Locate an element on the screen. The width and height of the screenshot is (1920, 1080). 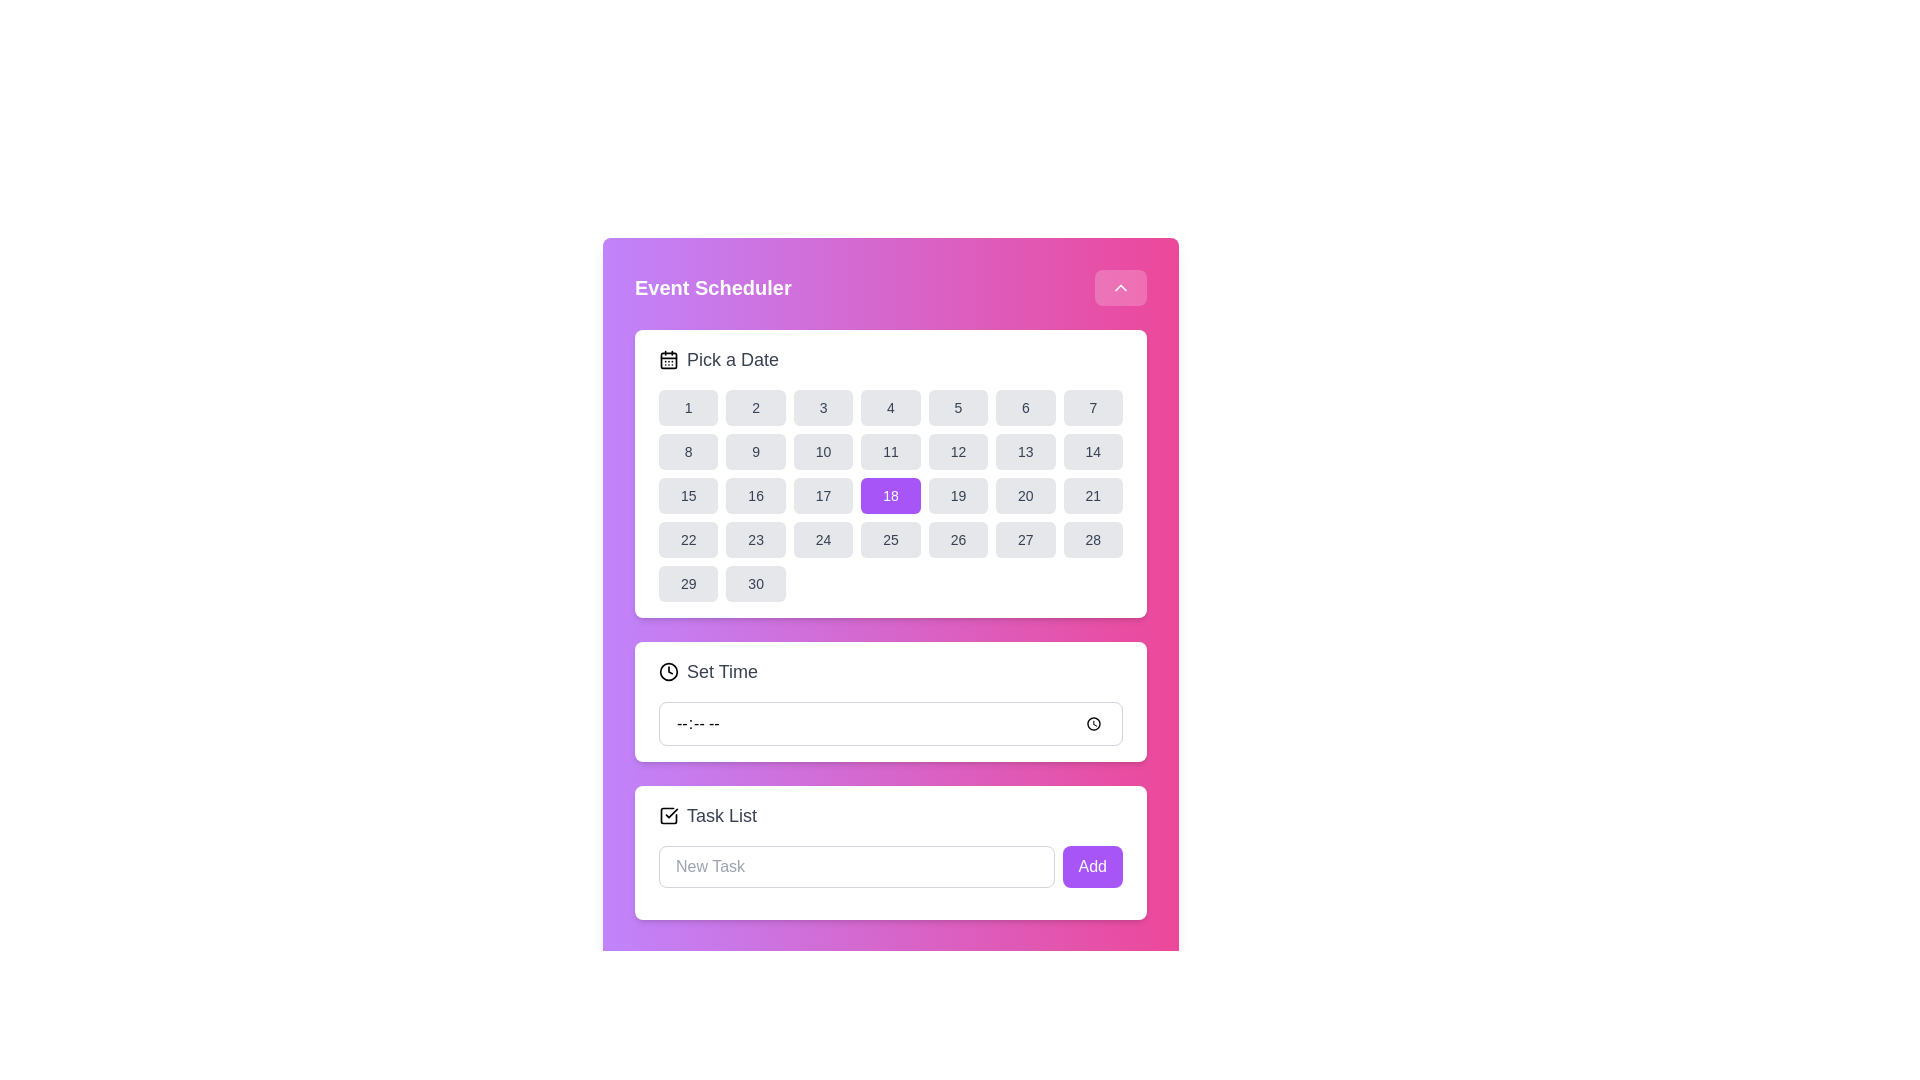
the time is located at coordinates (890, 724).